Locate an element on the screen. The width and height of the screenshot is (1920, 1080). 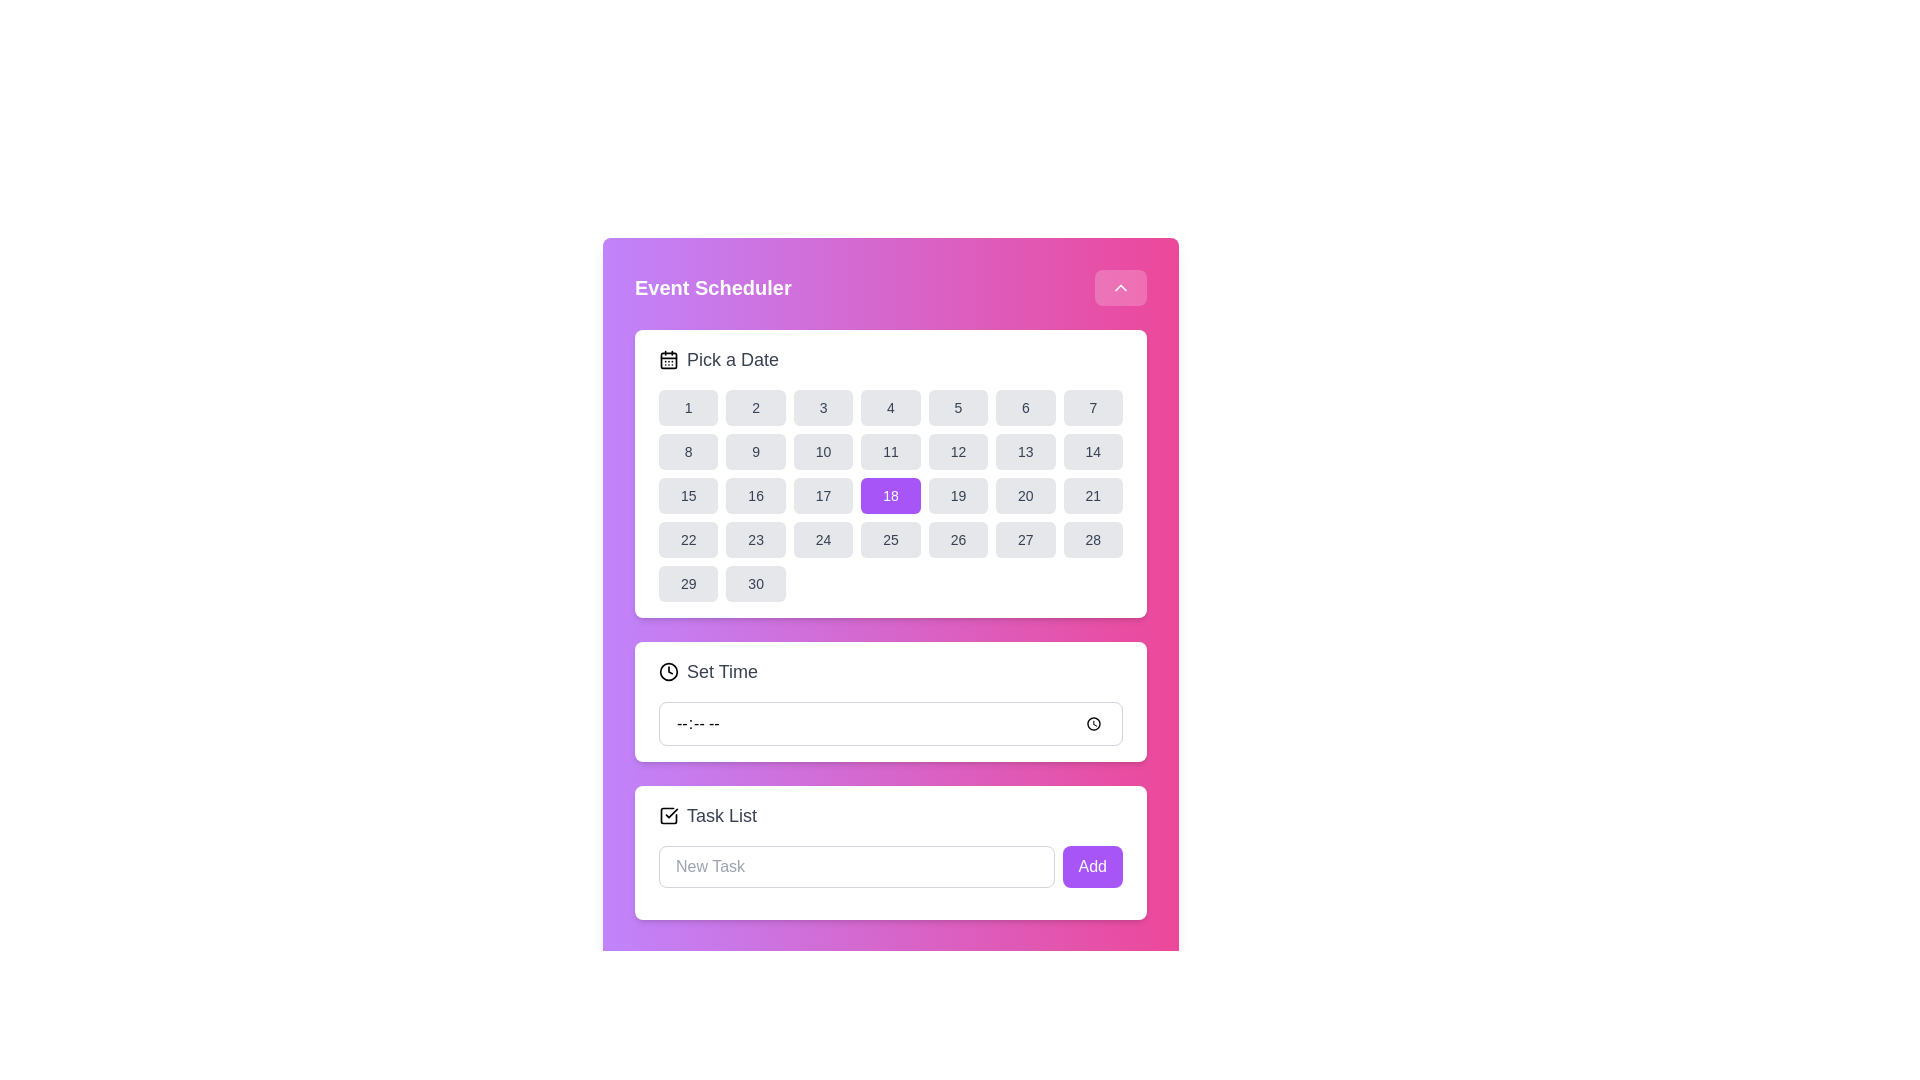
the time is located at coordinates (890, 724).